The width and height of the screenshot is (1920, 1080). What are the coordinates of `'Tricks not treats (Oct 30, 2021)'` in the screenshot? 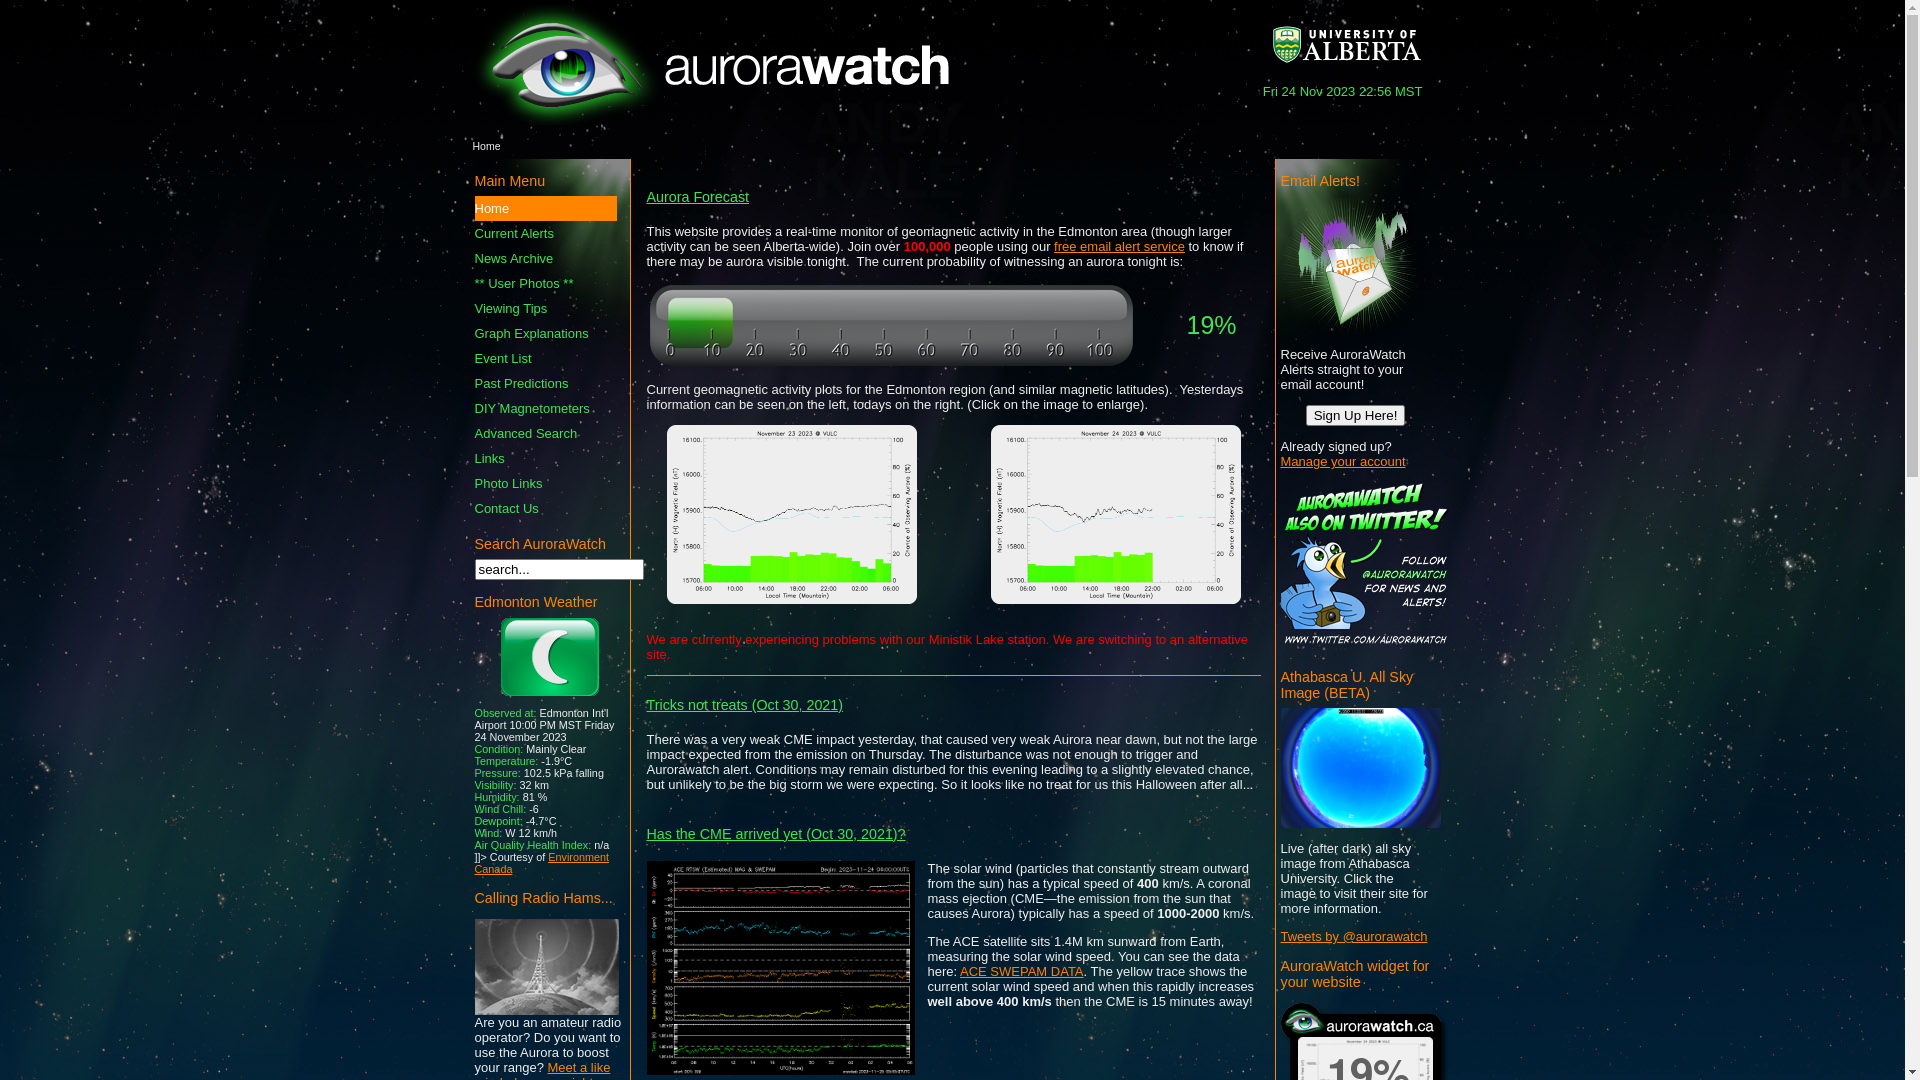 It's located at (743, 703).